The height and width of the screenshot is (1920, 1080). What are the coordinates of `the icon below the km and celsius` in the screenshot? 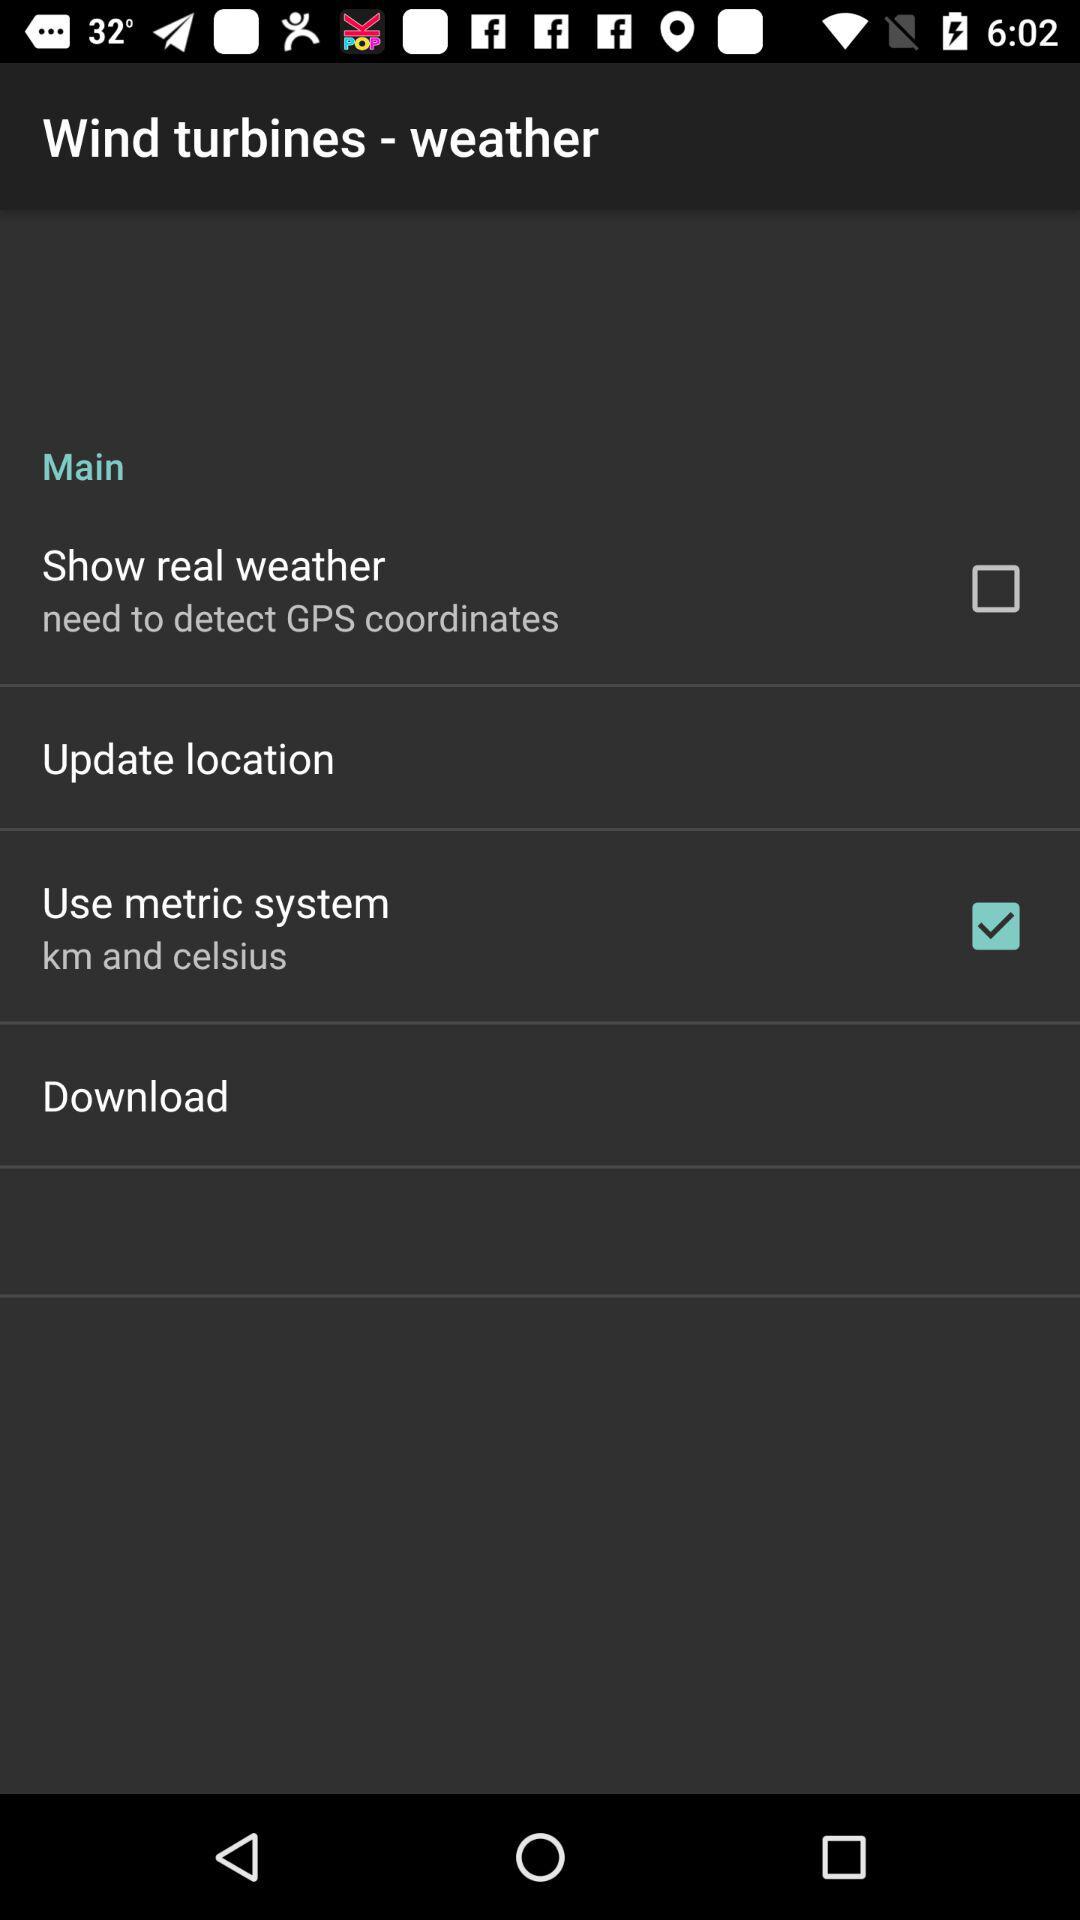 It's located at (135, 1093).